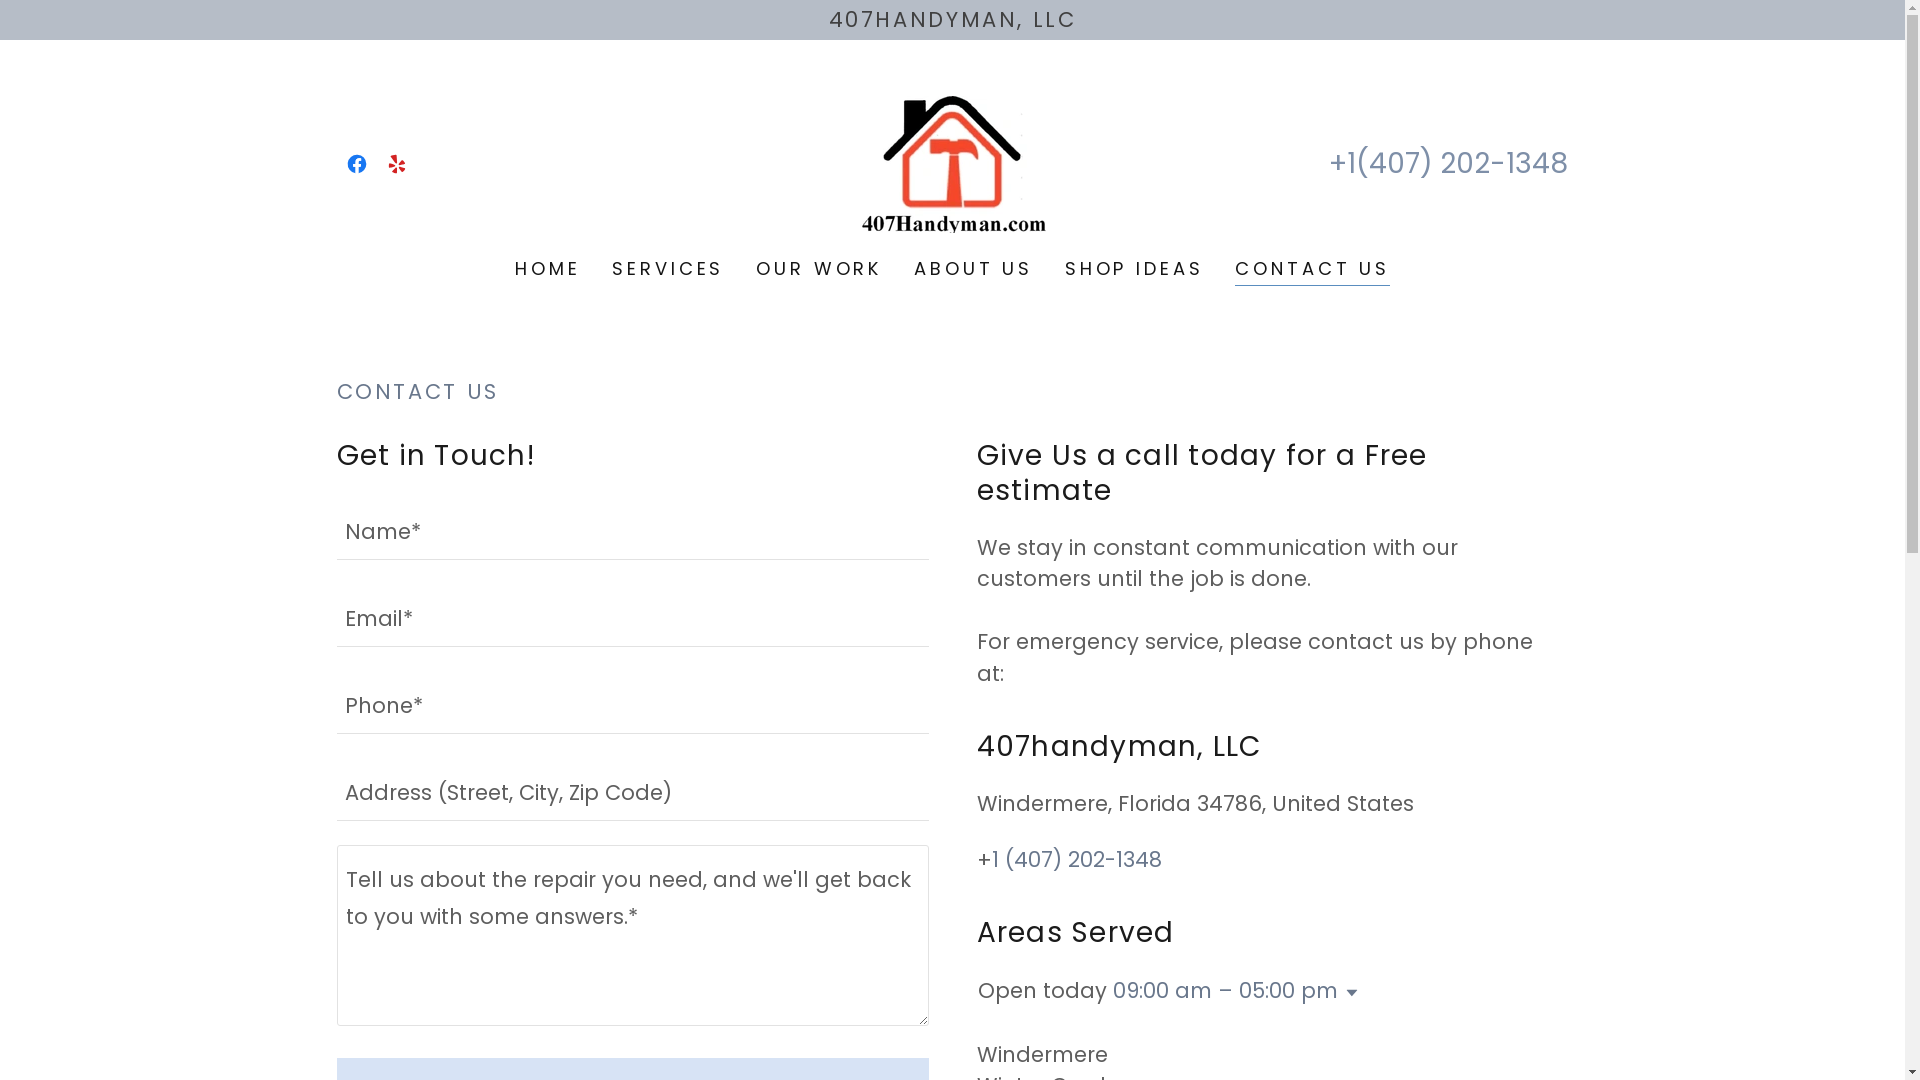  I want to click on 'SERVICES', so click(604, 266).